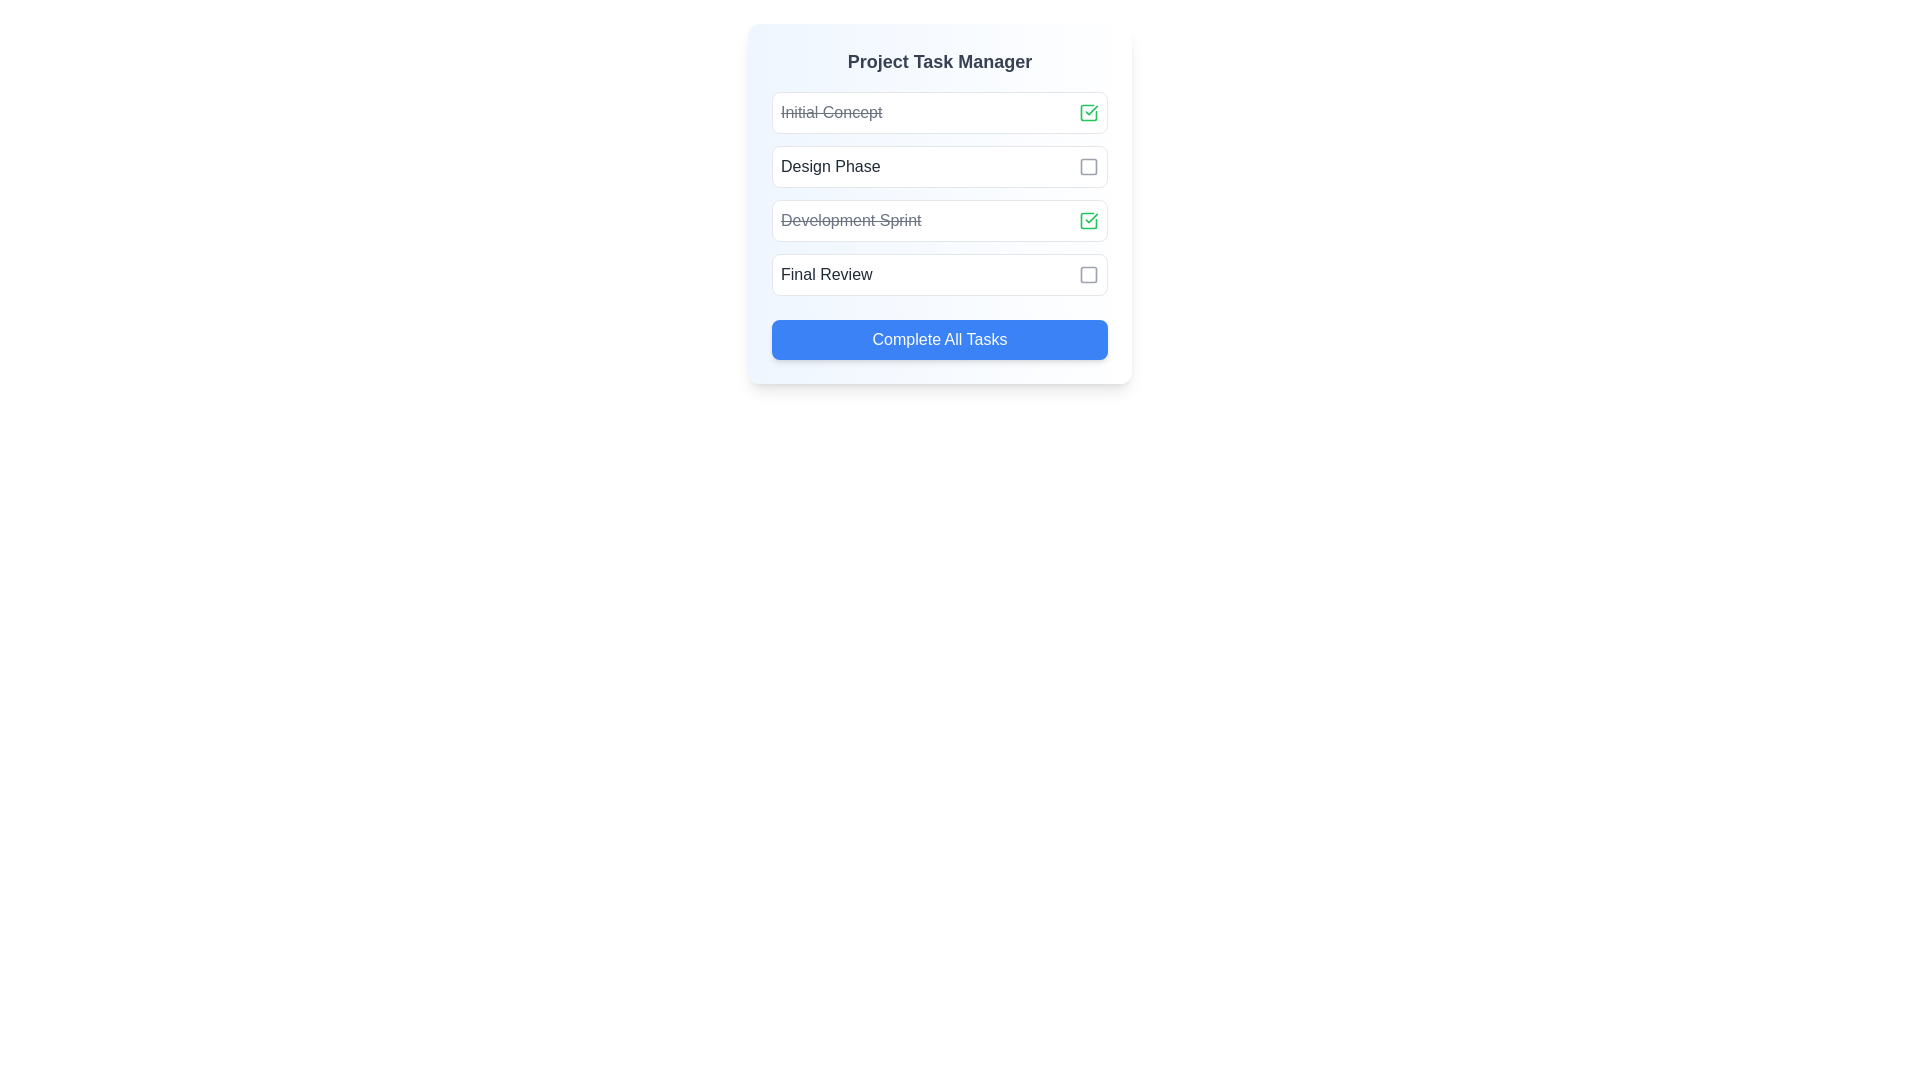 This screenshot has width=1920, height=1080. What do you see at coordinates (939, 165) in the screenshot?
I see `the checkbox of the second list item in the 'Project Task Manager' to mark the task as done` at bounding box center [939, 165].